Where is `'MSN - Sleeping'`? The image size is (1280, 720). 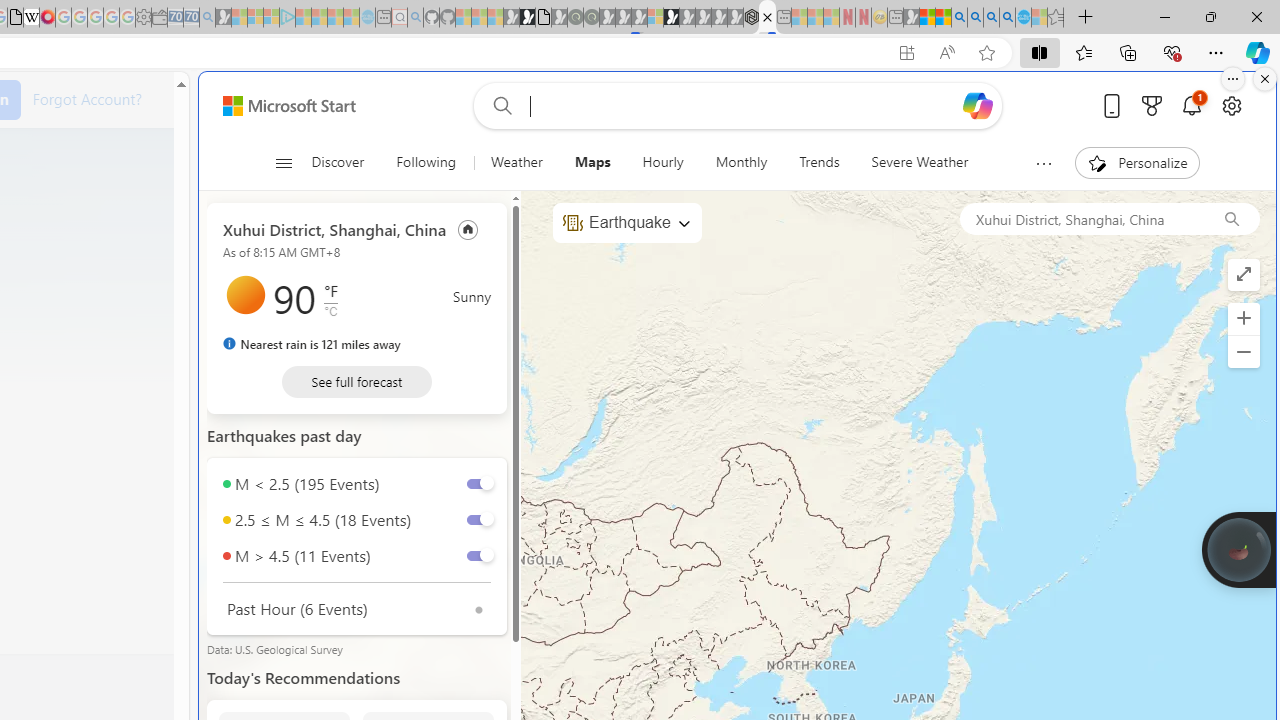 'MSN - Sleeping' is located at coordinates (910, 17).